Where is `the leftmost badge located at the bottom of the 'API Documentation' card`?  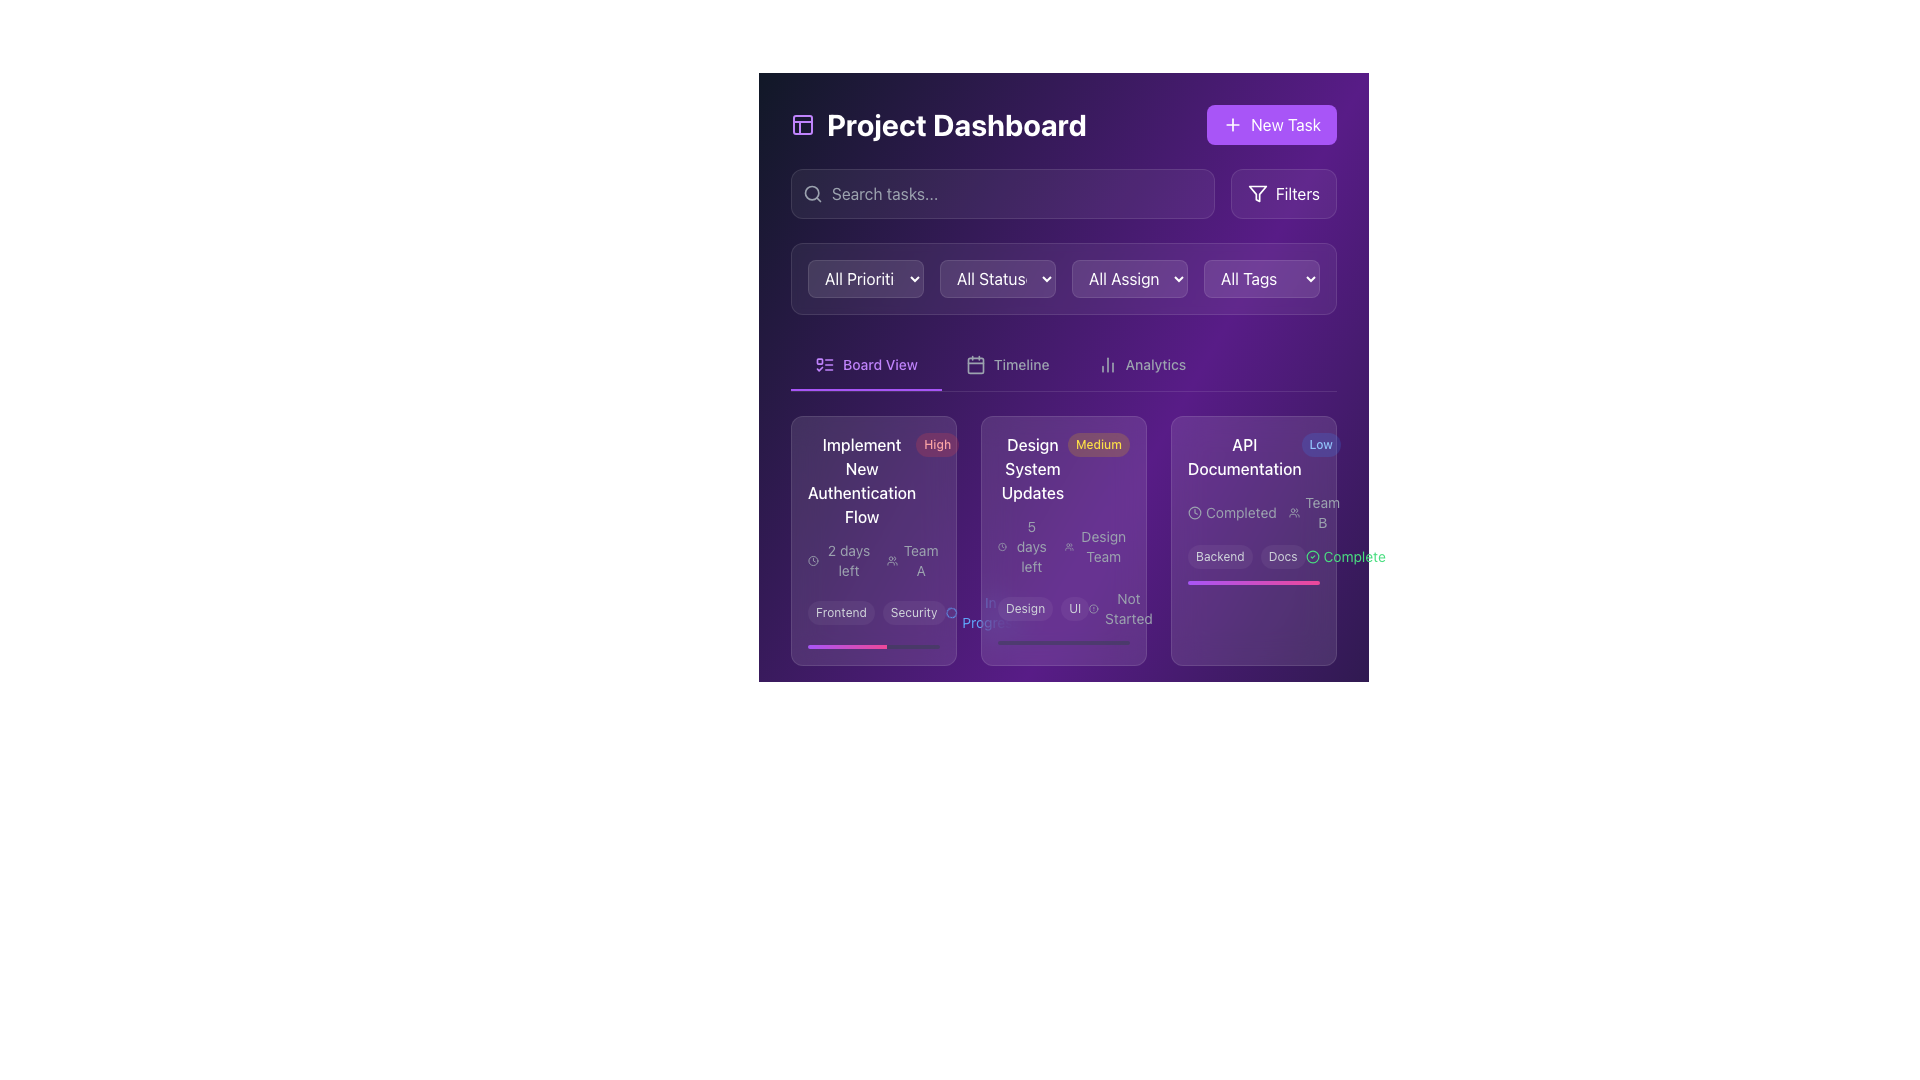 the leftmost badge located at the bottom of the 'API Documentation' card is located at coordinates (1219, 858).